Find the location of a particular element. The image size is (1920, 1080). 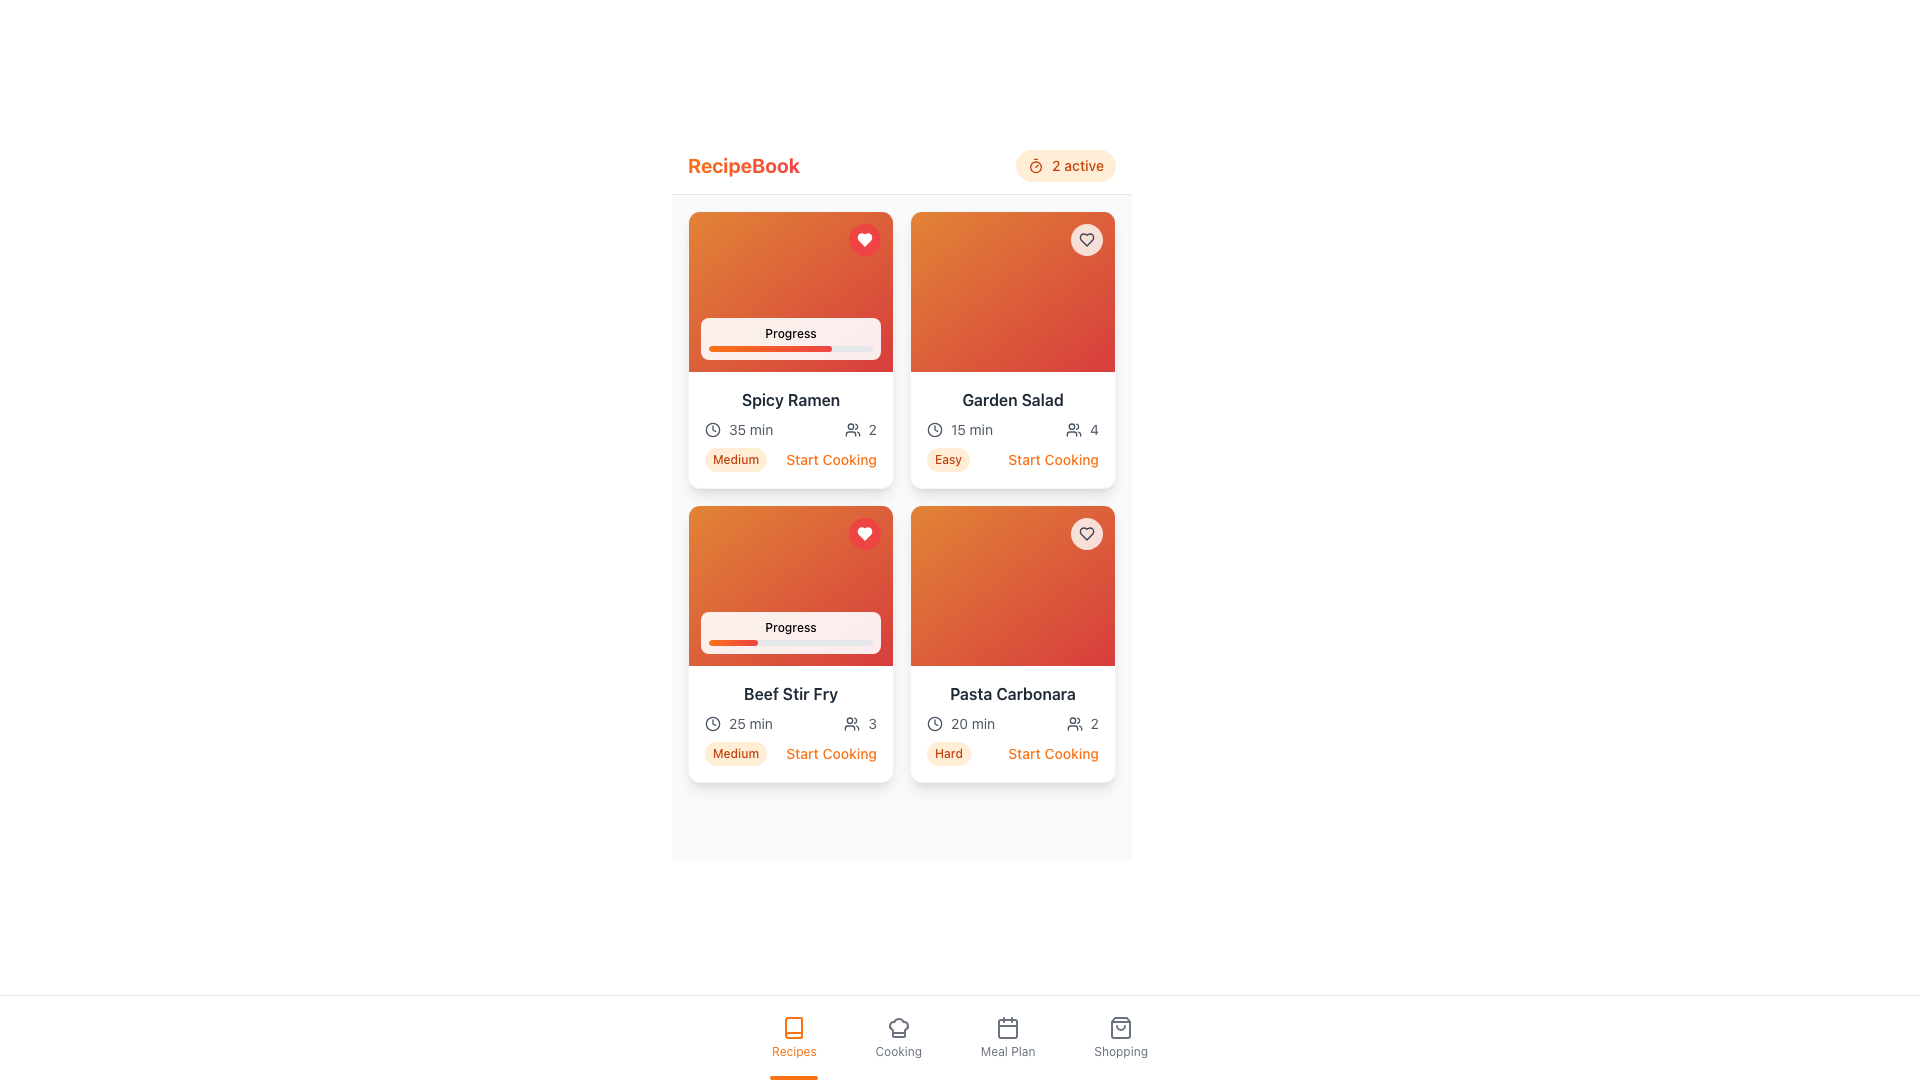

the Text label within the styled badge that indicates the status of active items or ongoing processes, located in the top right area of the interface adjacent to a timer icon is located at coordinates (1077, 164).